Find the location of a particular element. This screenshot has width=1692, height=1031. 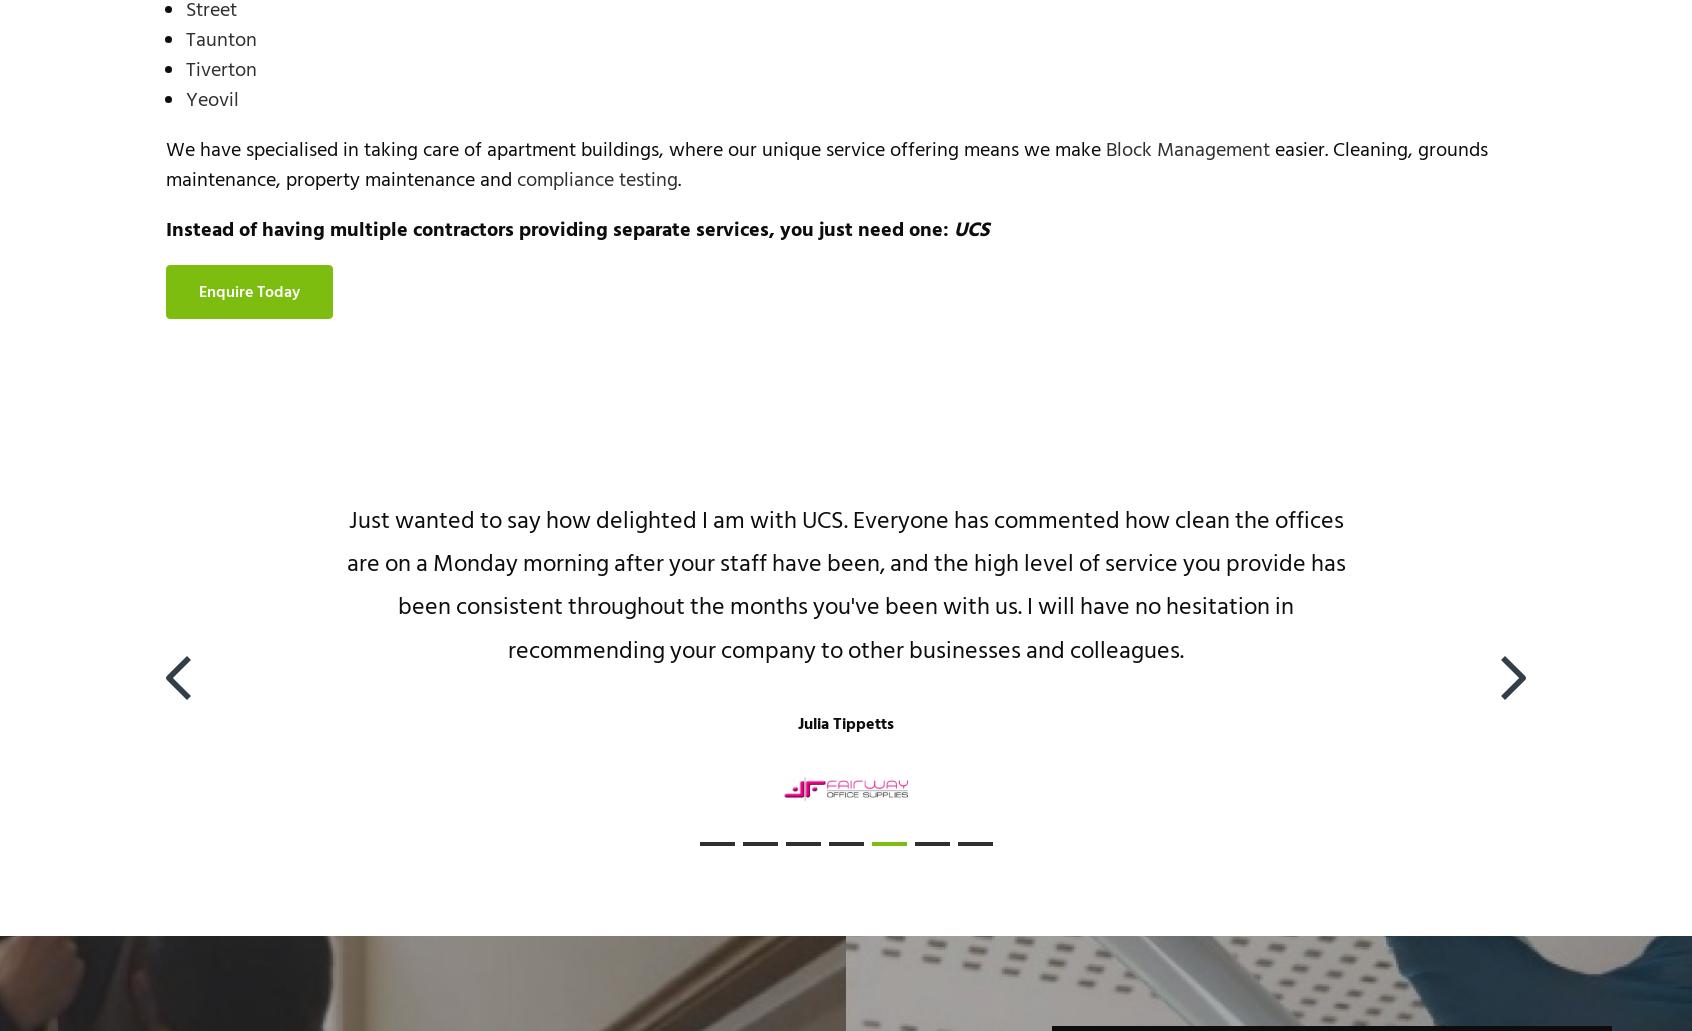

'easier. Cleaning, grounds maintenance, property maintenance and' is located at coordinates (164, 163).